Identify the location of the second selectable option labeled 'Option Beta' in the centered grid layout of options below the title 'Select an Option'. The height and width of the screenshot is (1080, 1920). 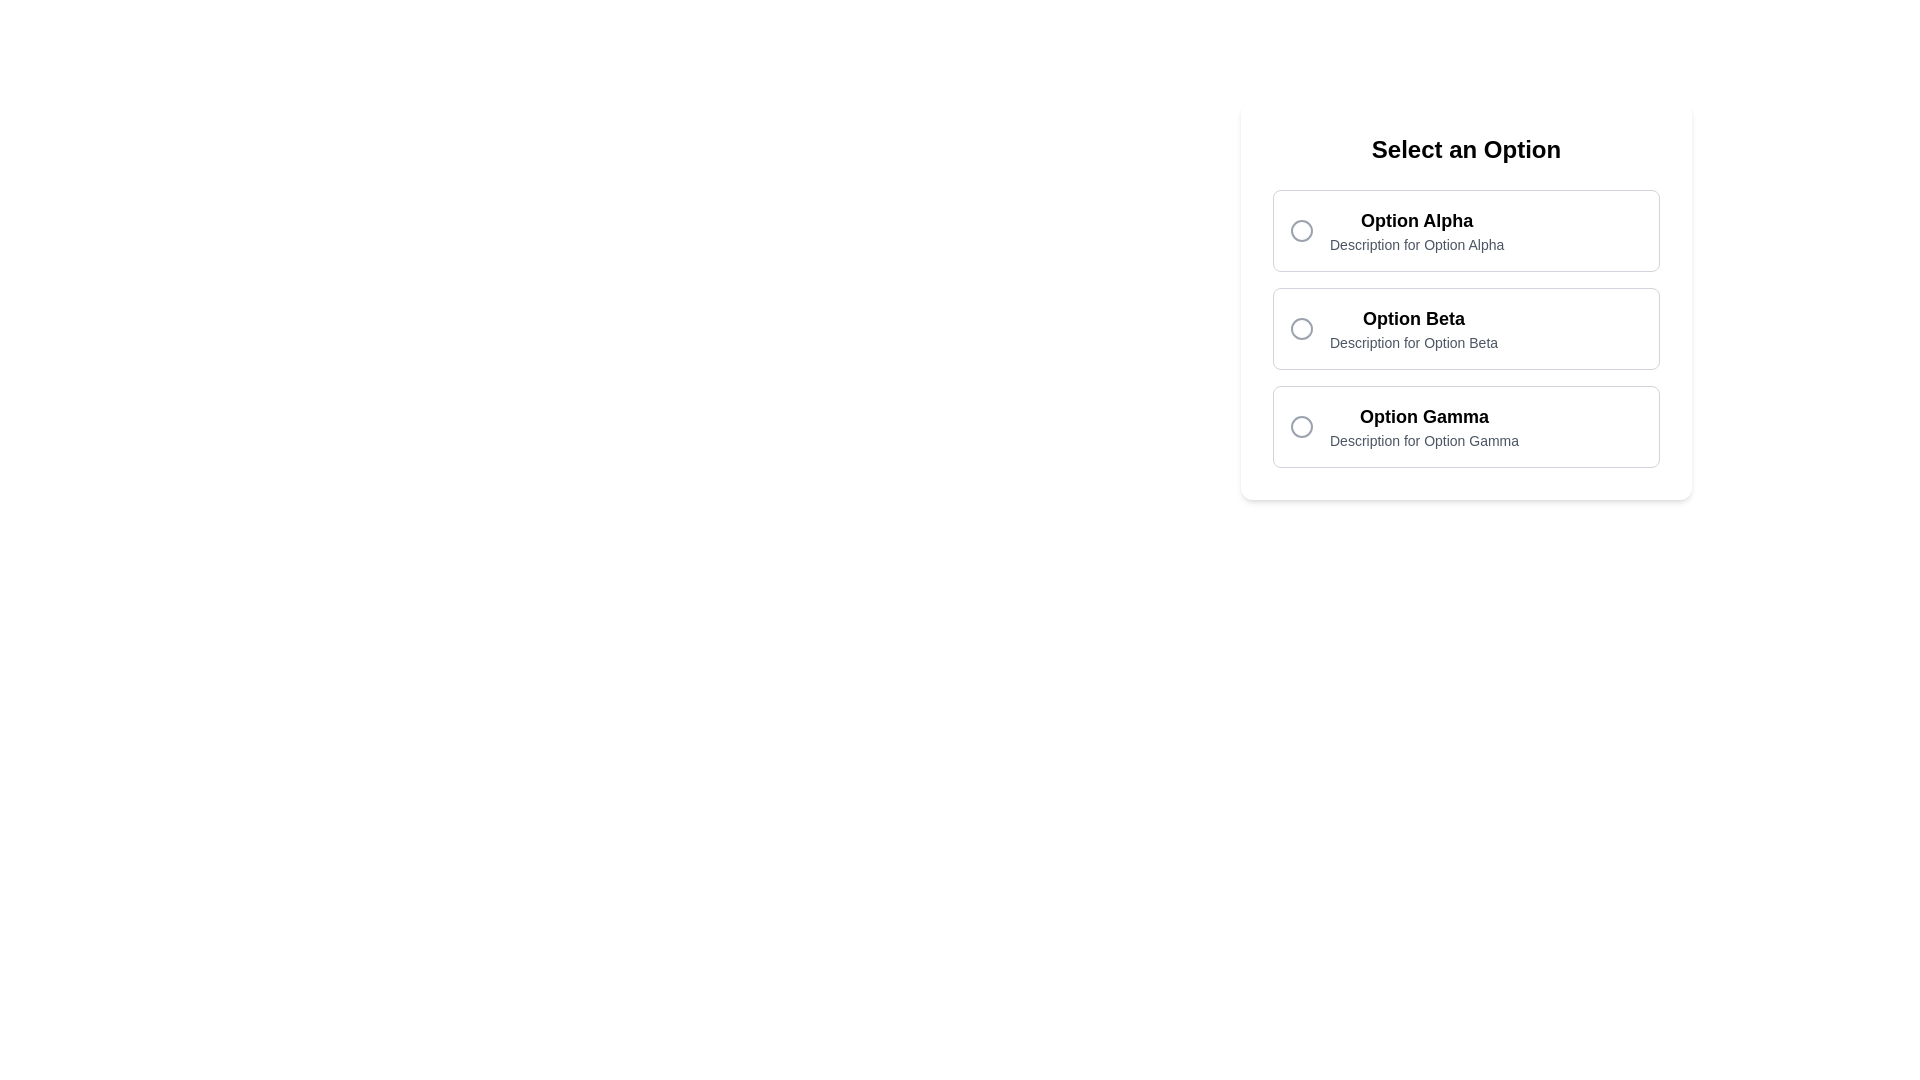
(1466, 327).